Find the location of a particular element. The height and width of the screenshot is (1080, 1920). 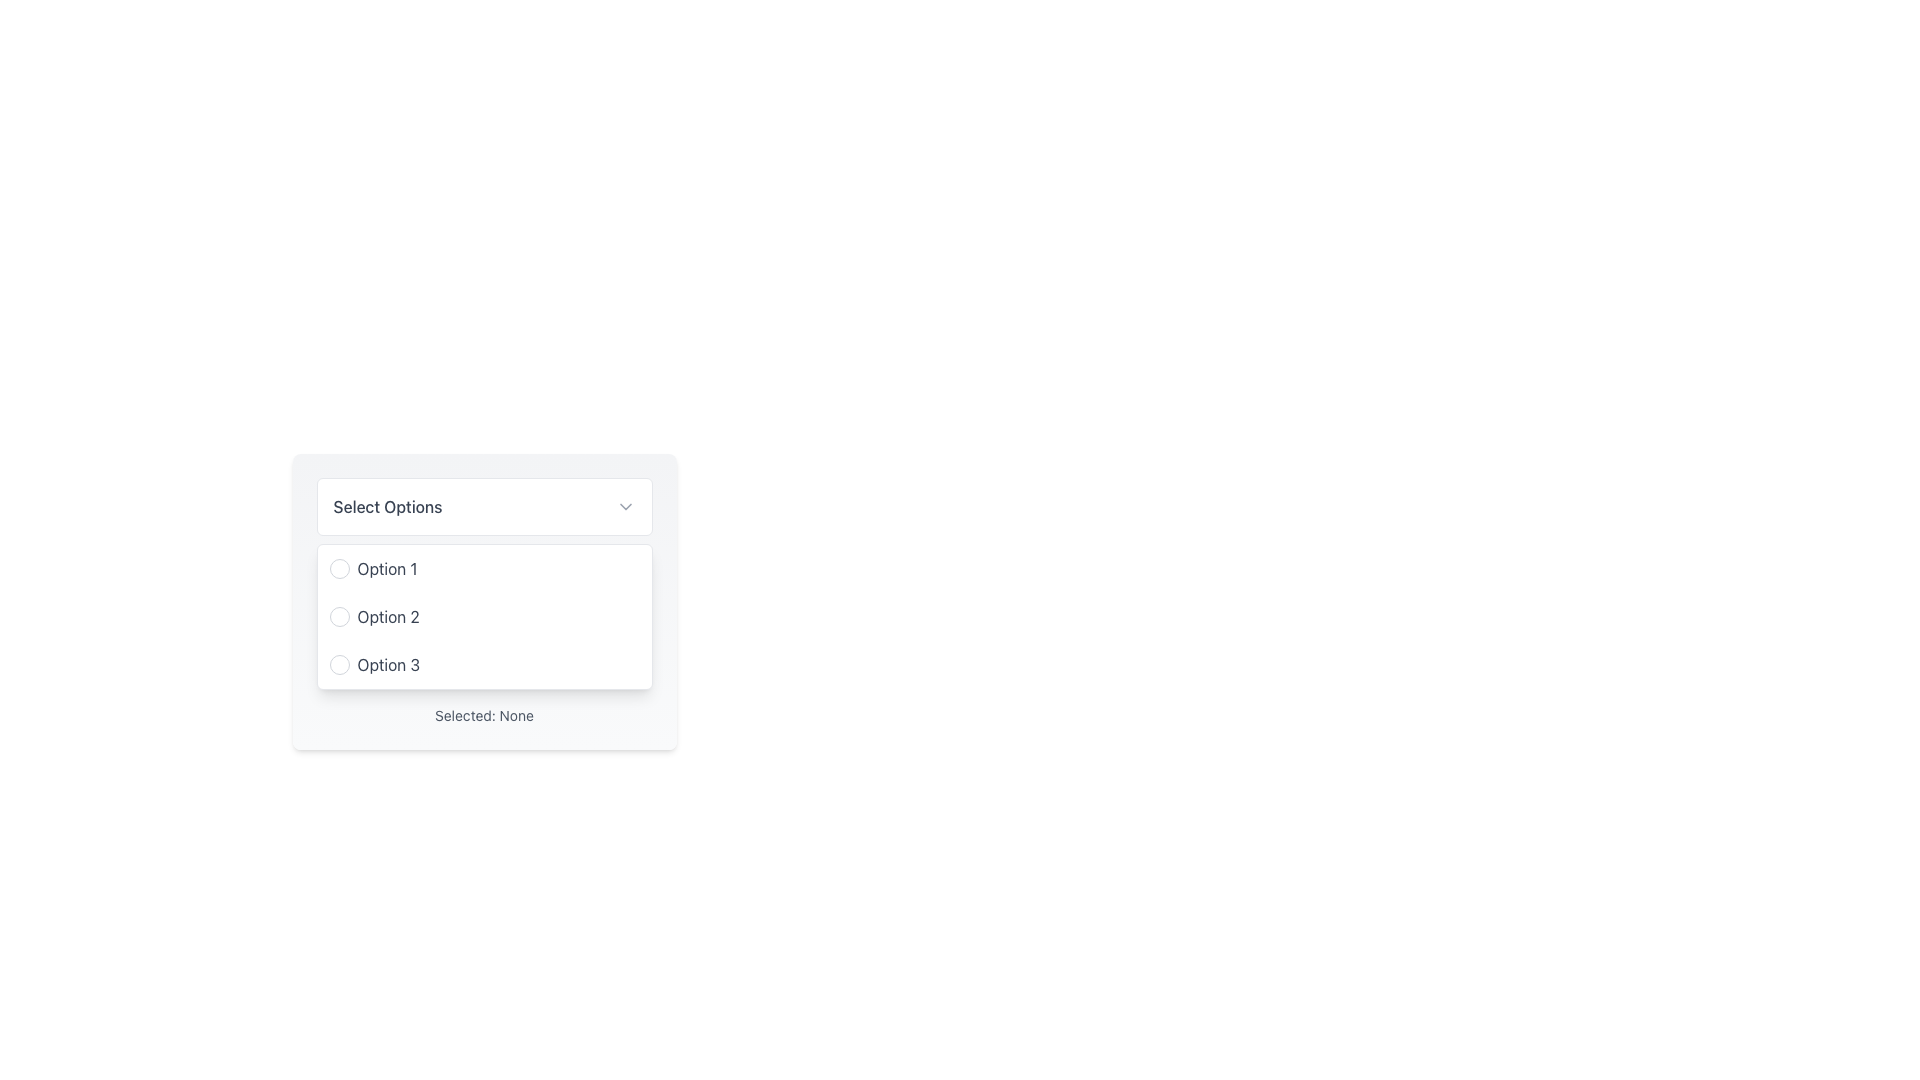

the Dropdown menu displaying radio button options is located at coordinates (484, 616).